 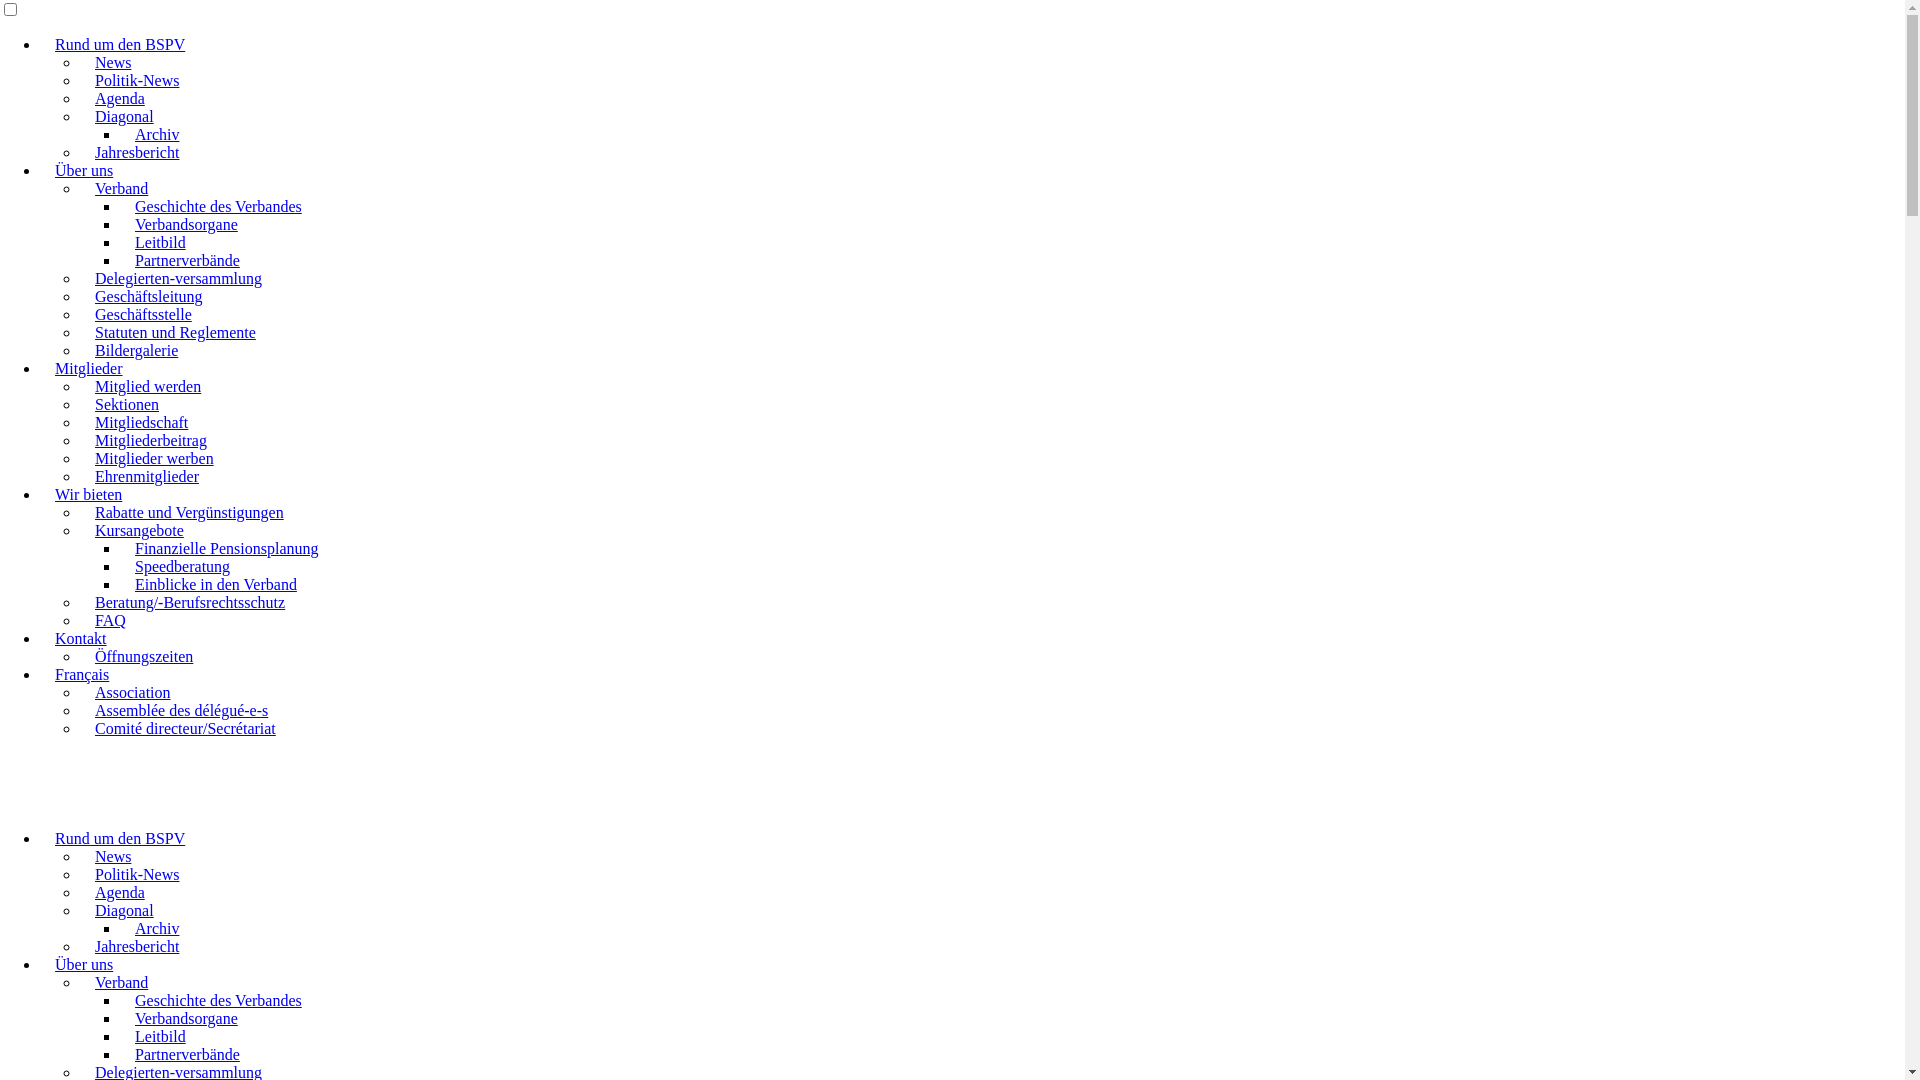 I want to click on 'Statuten und Reglemente', so click(x=175, y=331).